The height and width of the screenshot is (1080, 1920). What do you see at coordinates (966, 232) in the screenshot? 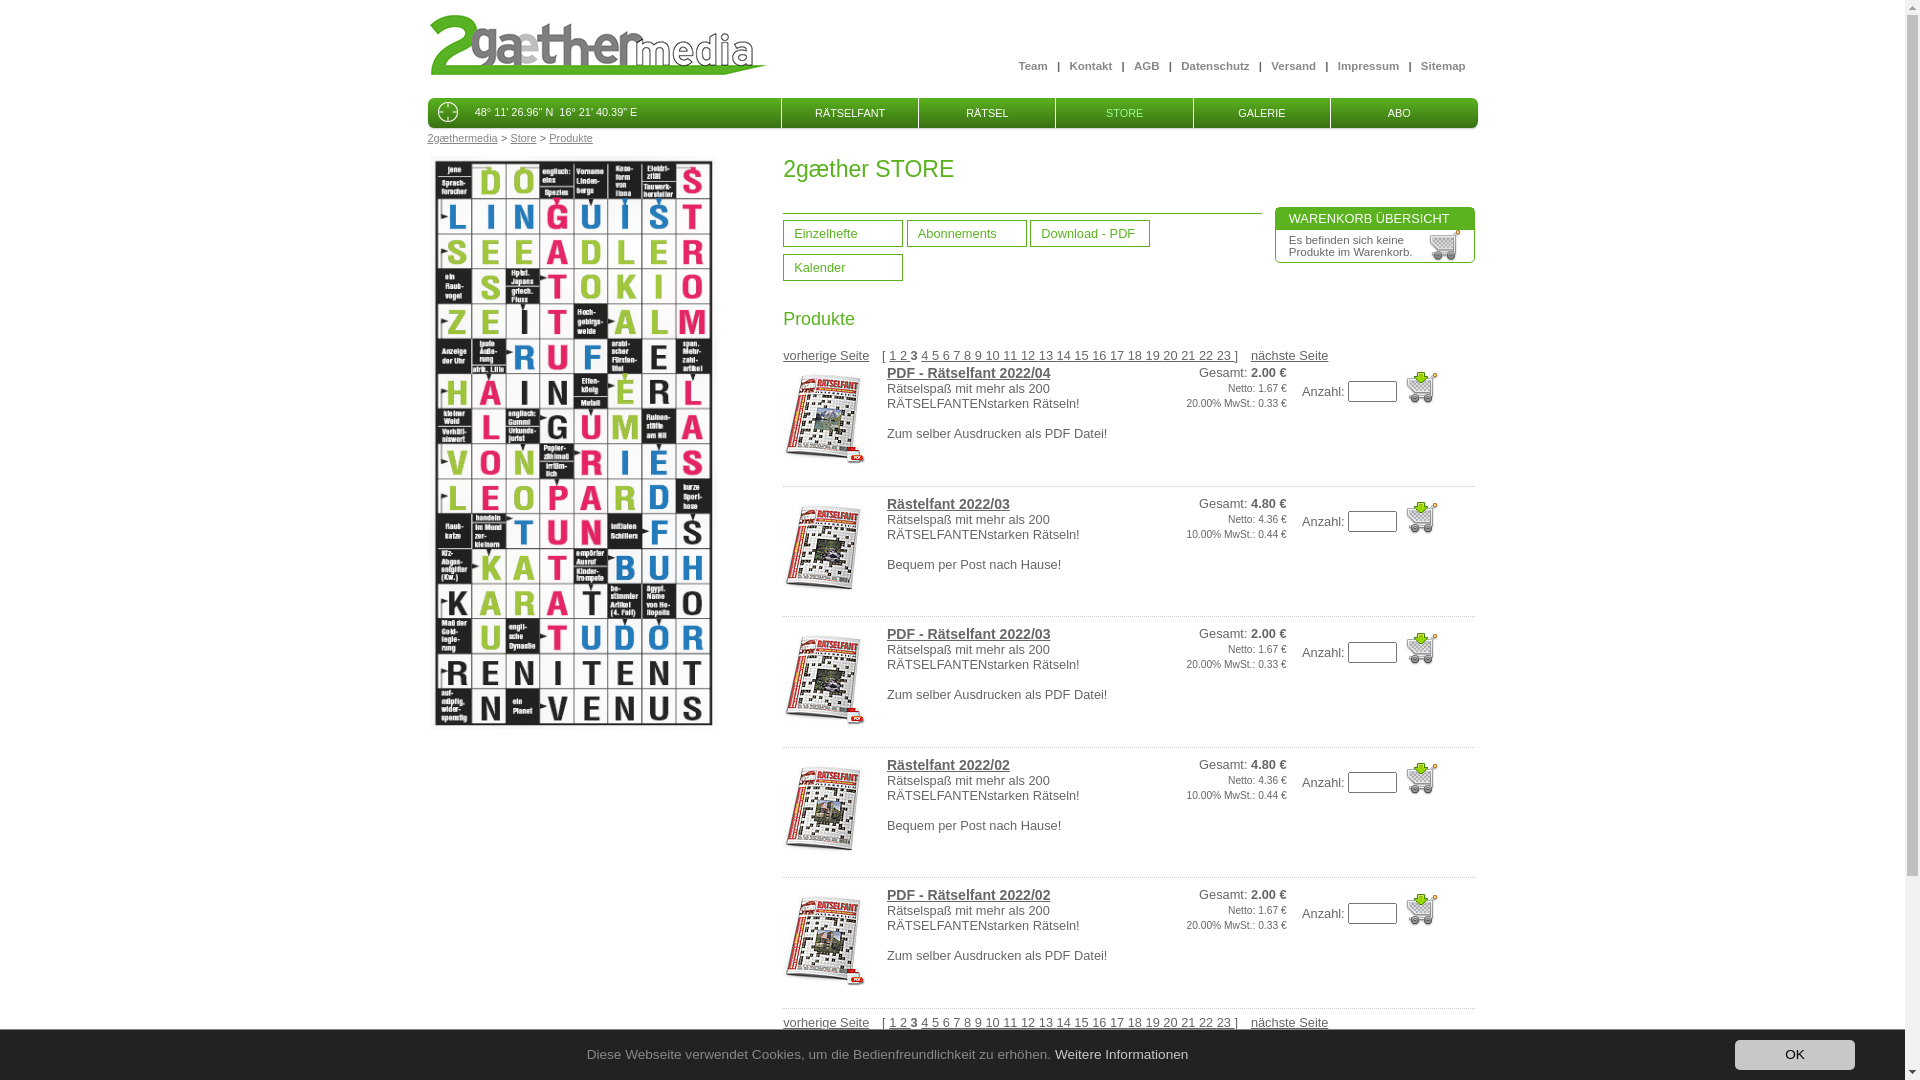
I see `'Abonnements'` at bounding box center [966, 232].